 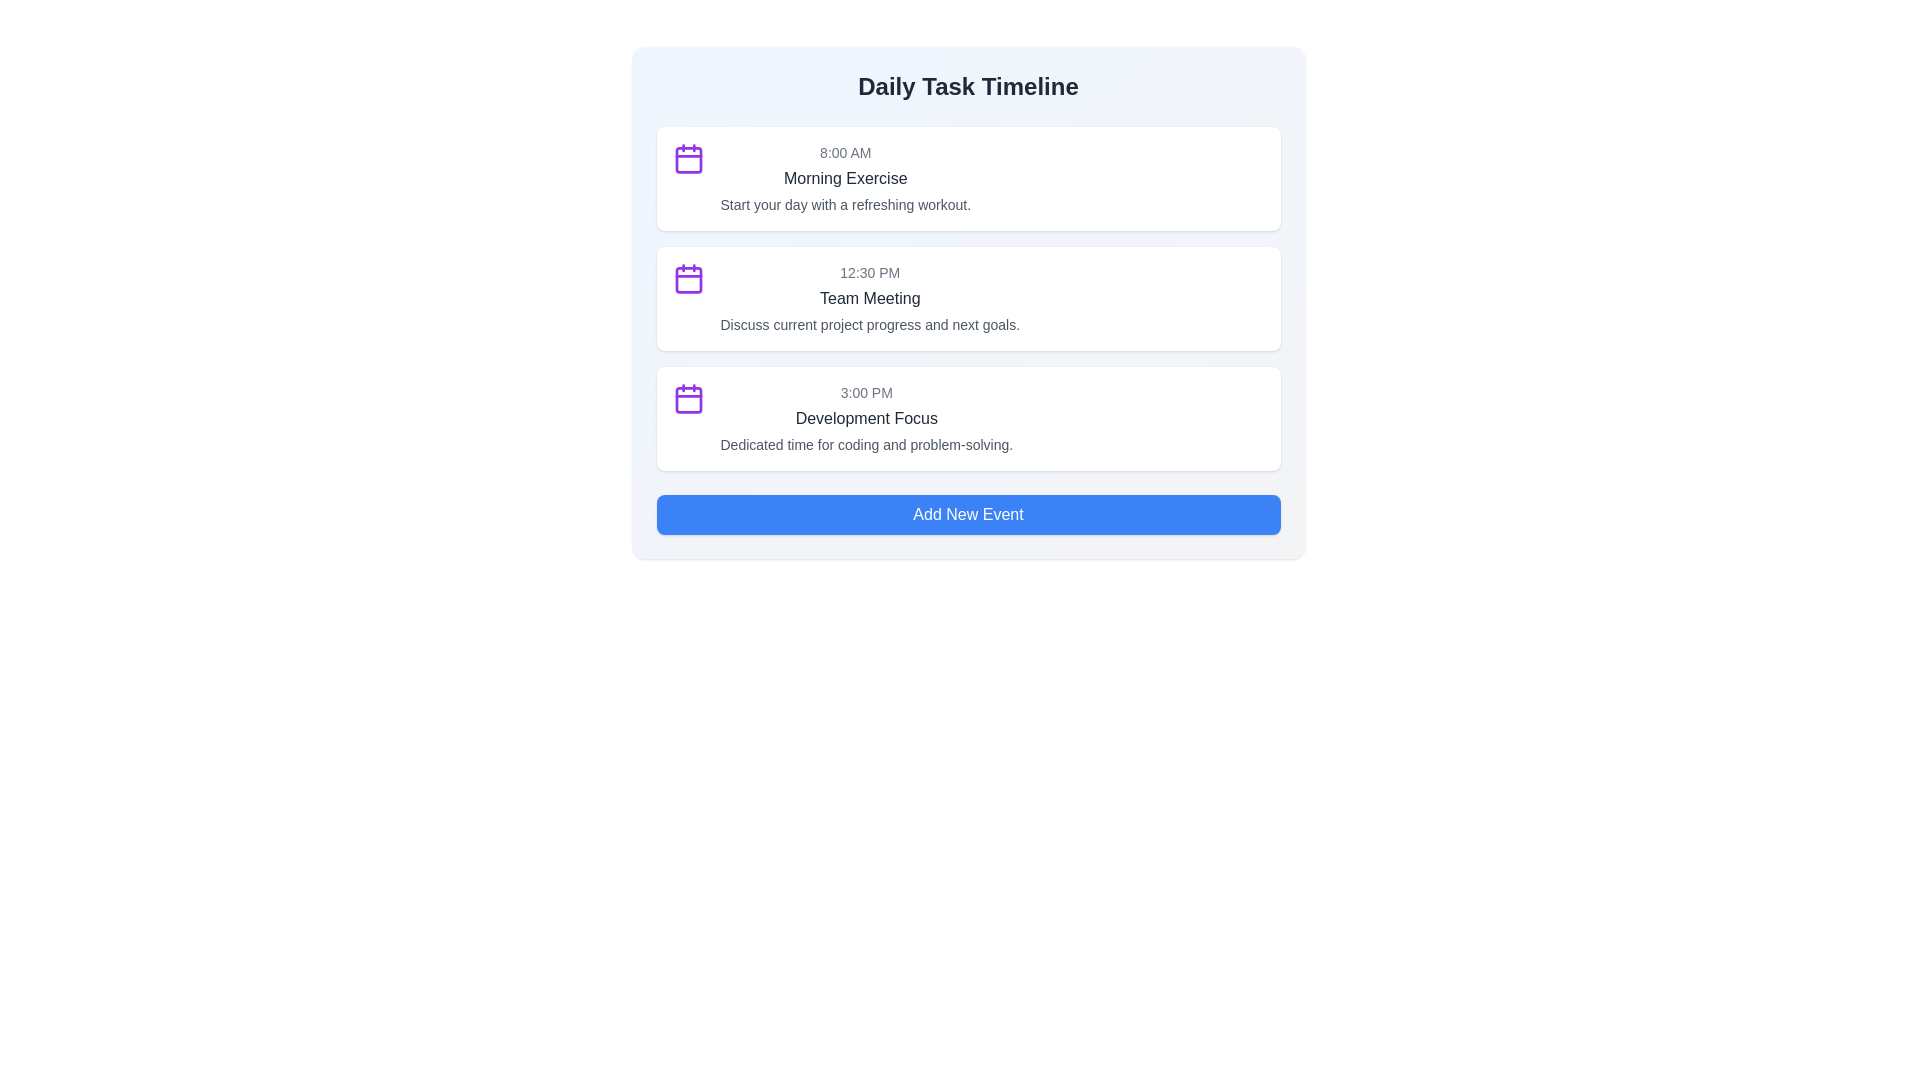 I want to click on the inner rectangular space of the calendar icon located in the third item of the vertical list of time events on the right section of the interface, so click(x=688, y=400).